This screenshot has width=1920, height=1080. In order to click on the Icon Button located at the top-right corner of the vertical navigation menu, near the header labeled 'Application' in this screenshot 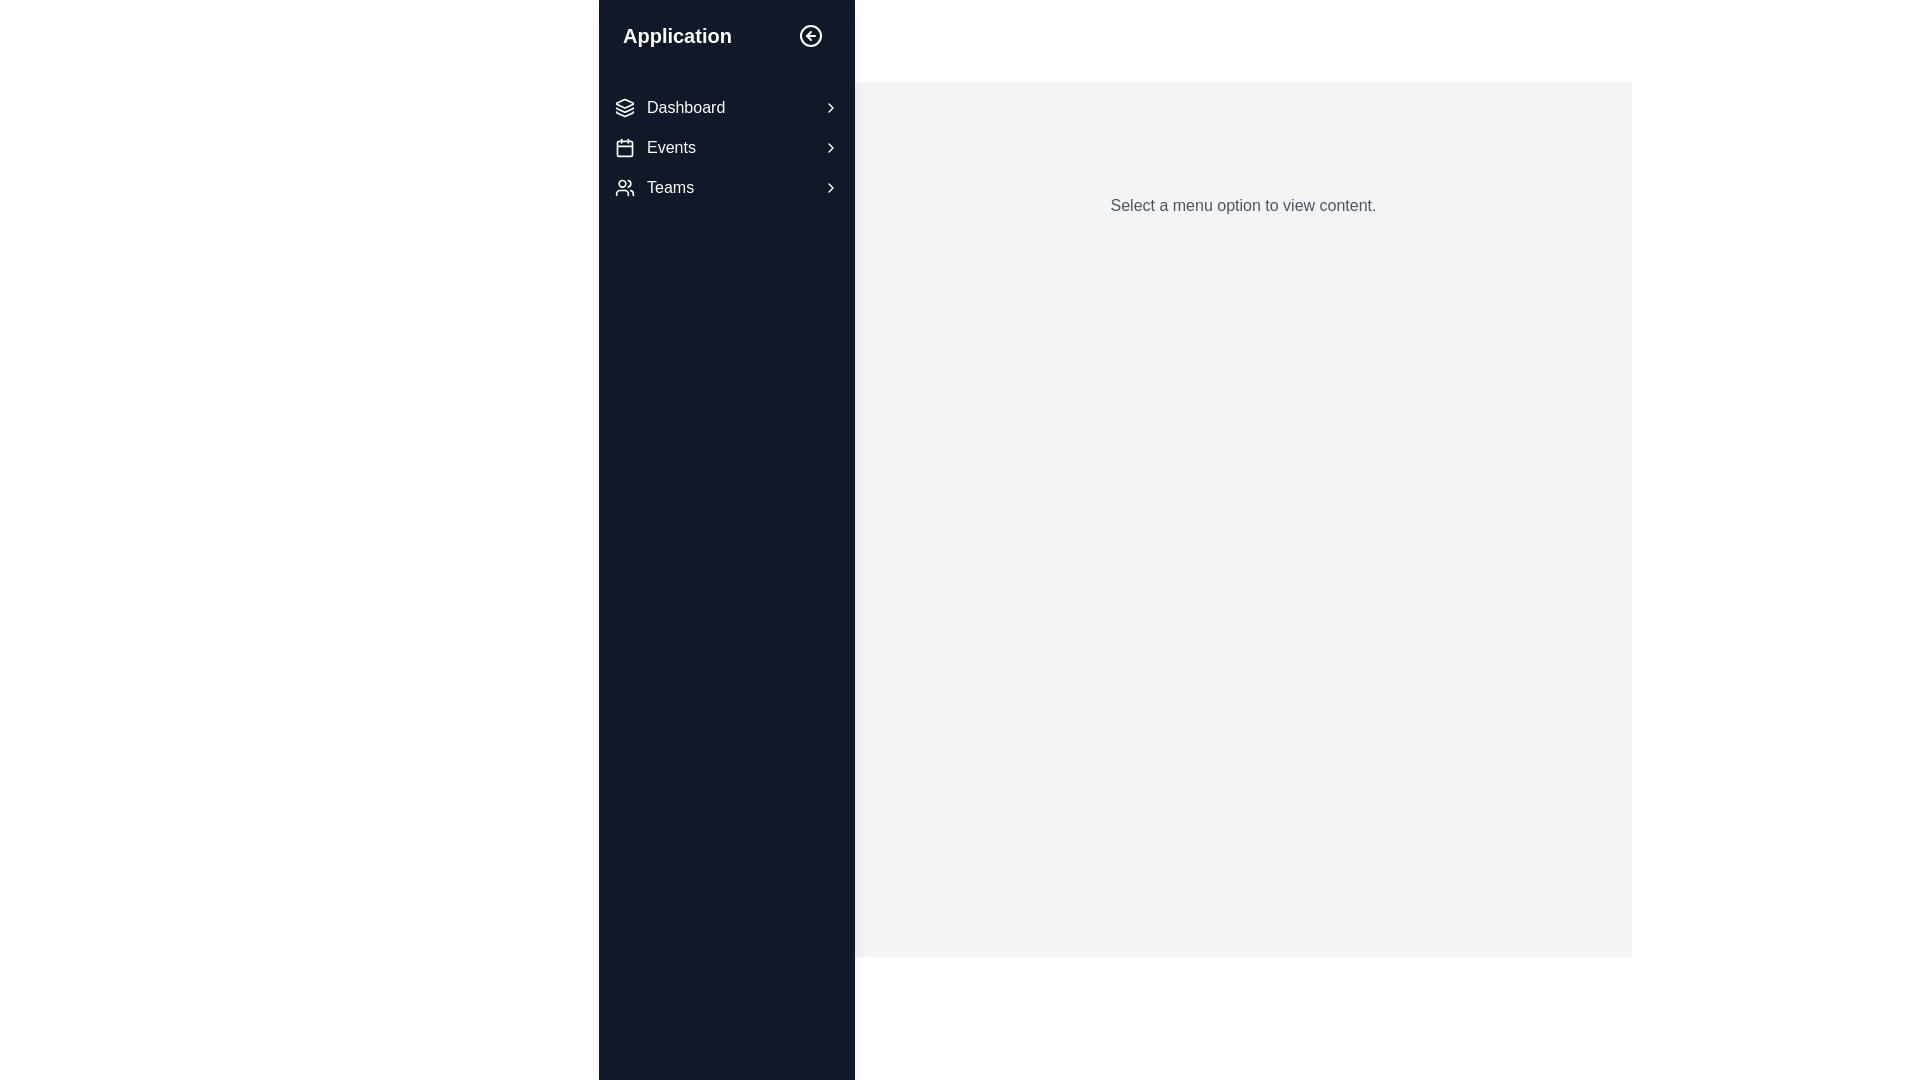, I will do `click(811, 35)`.